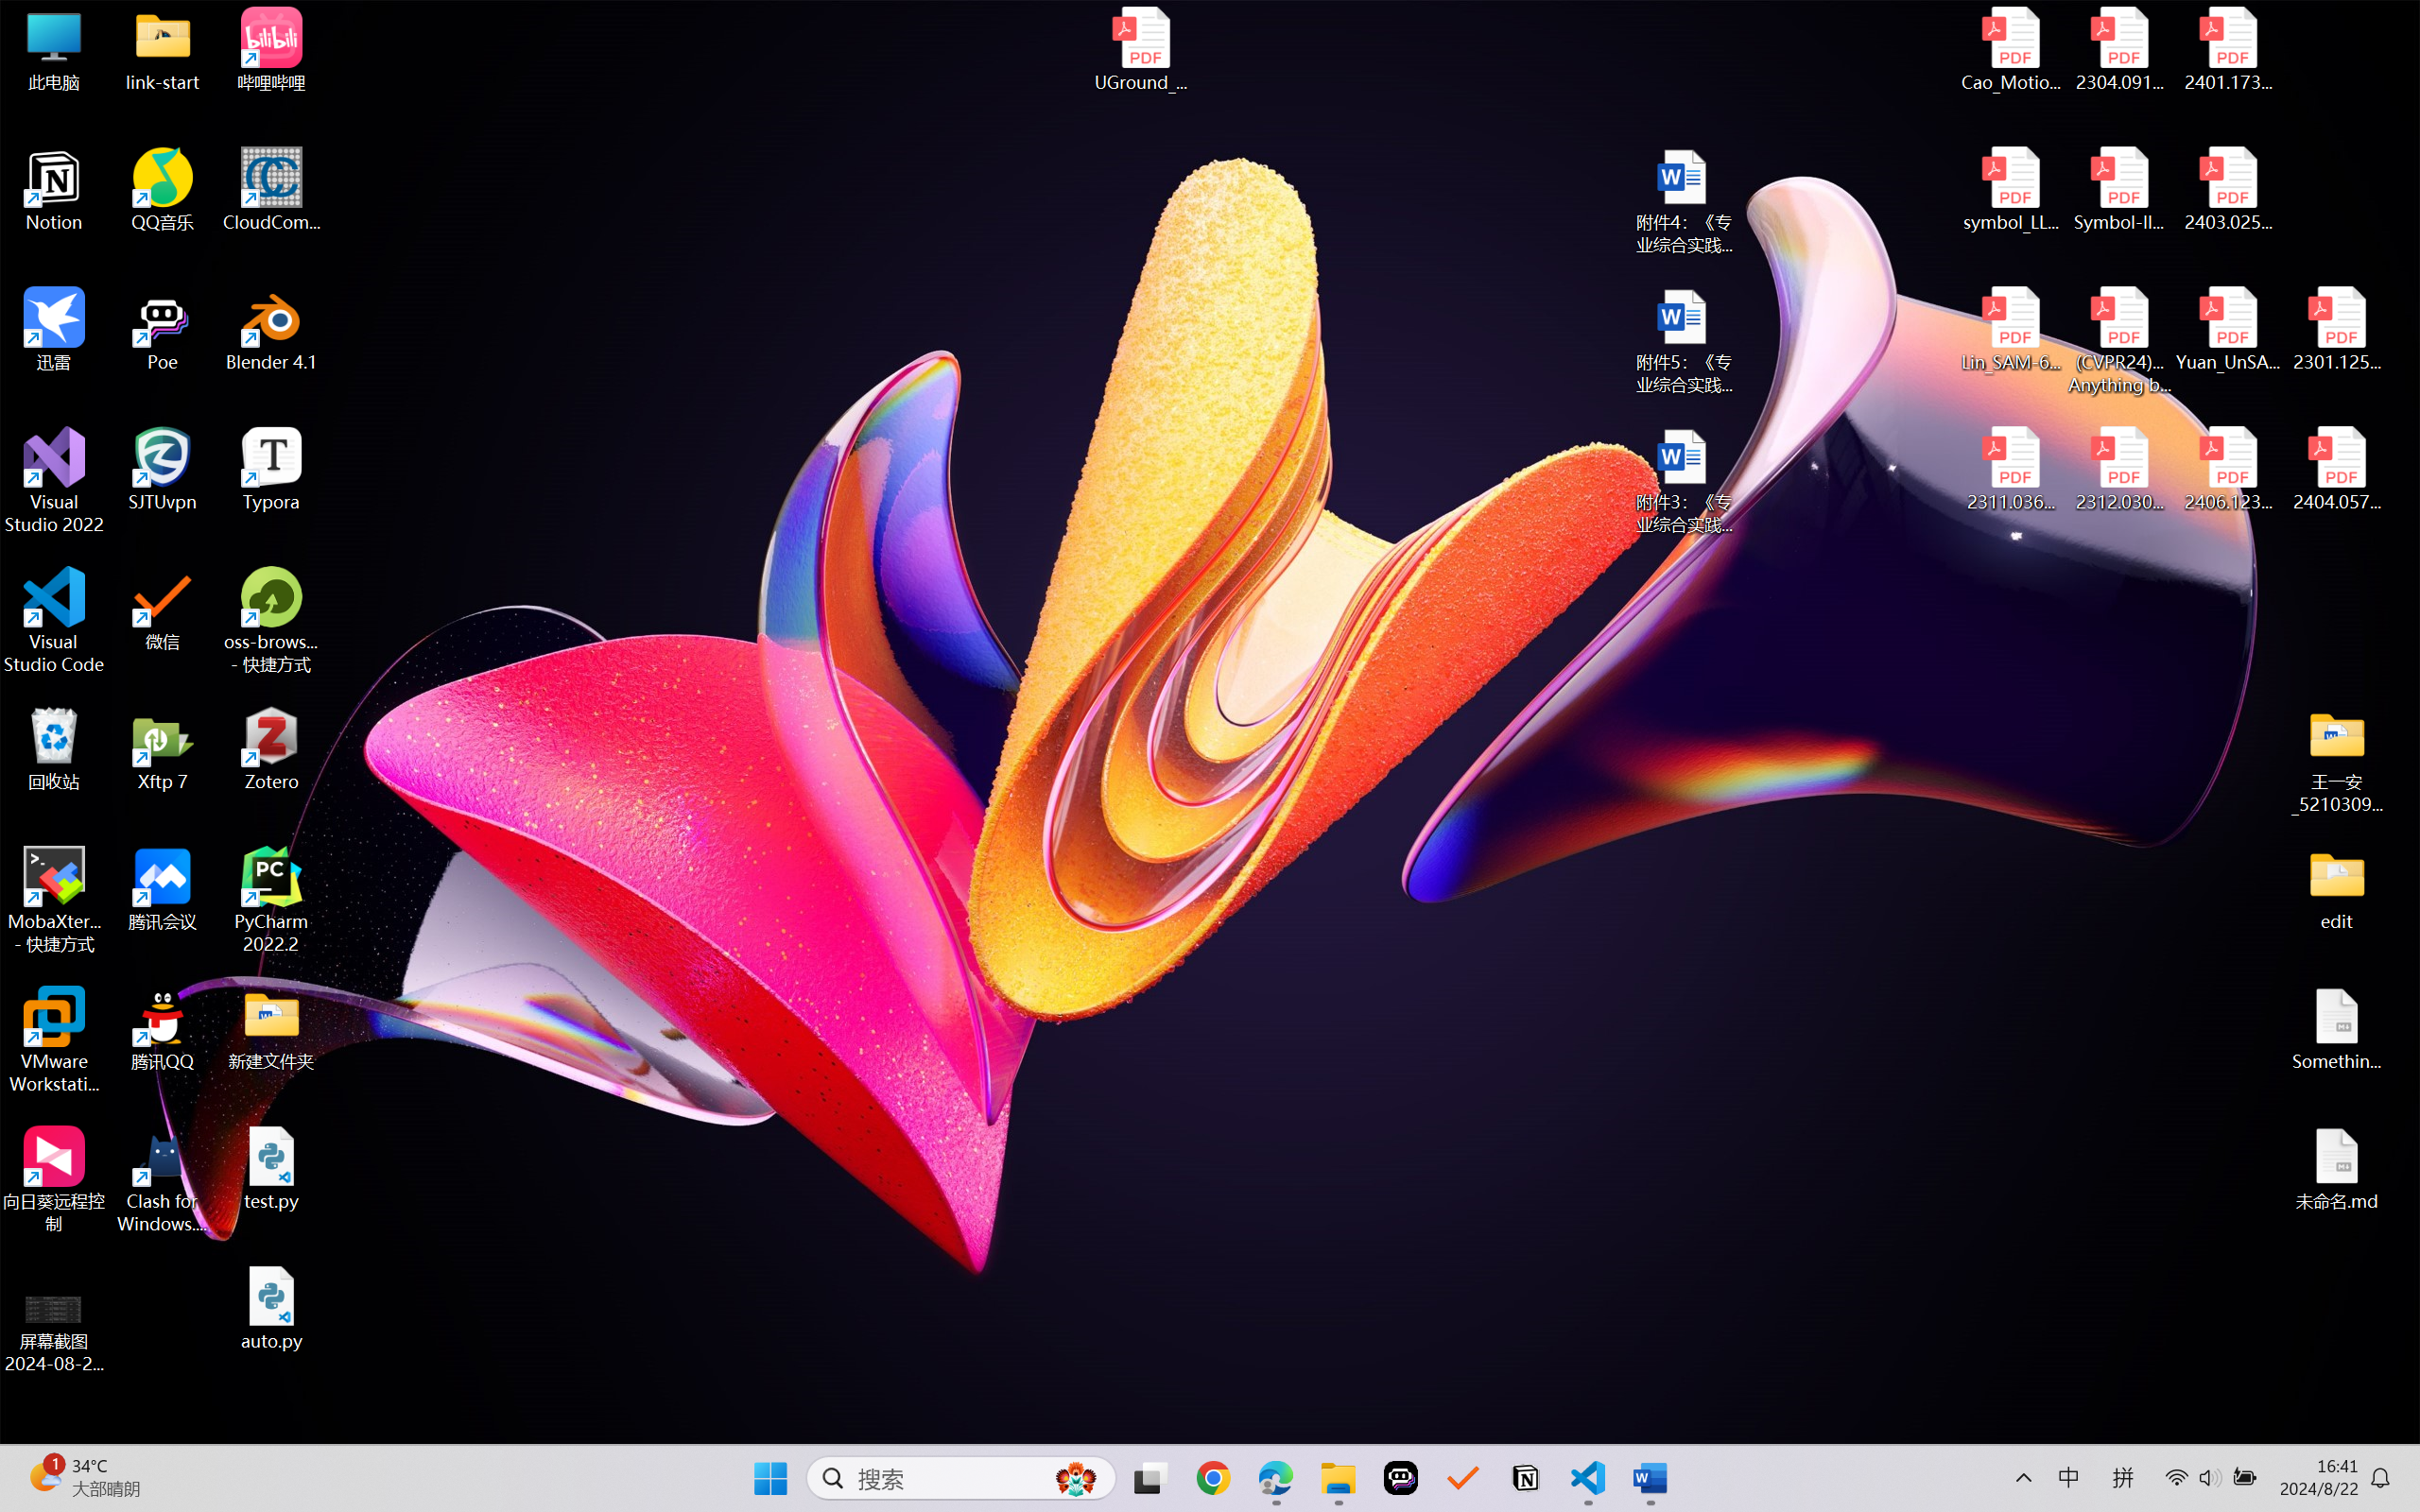  What do you see at coordinates (2335, 1029) in the screenshot?
I see `'Something.md'` at bounding box center [2335, 1029].